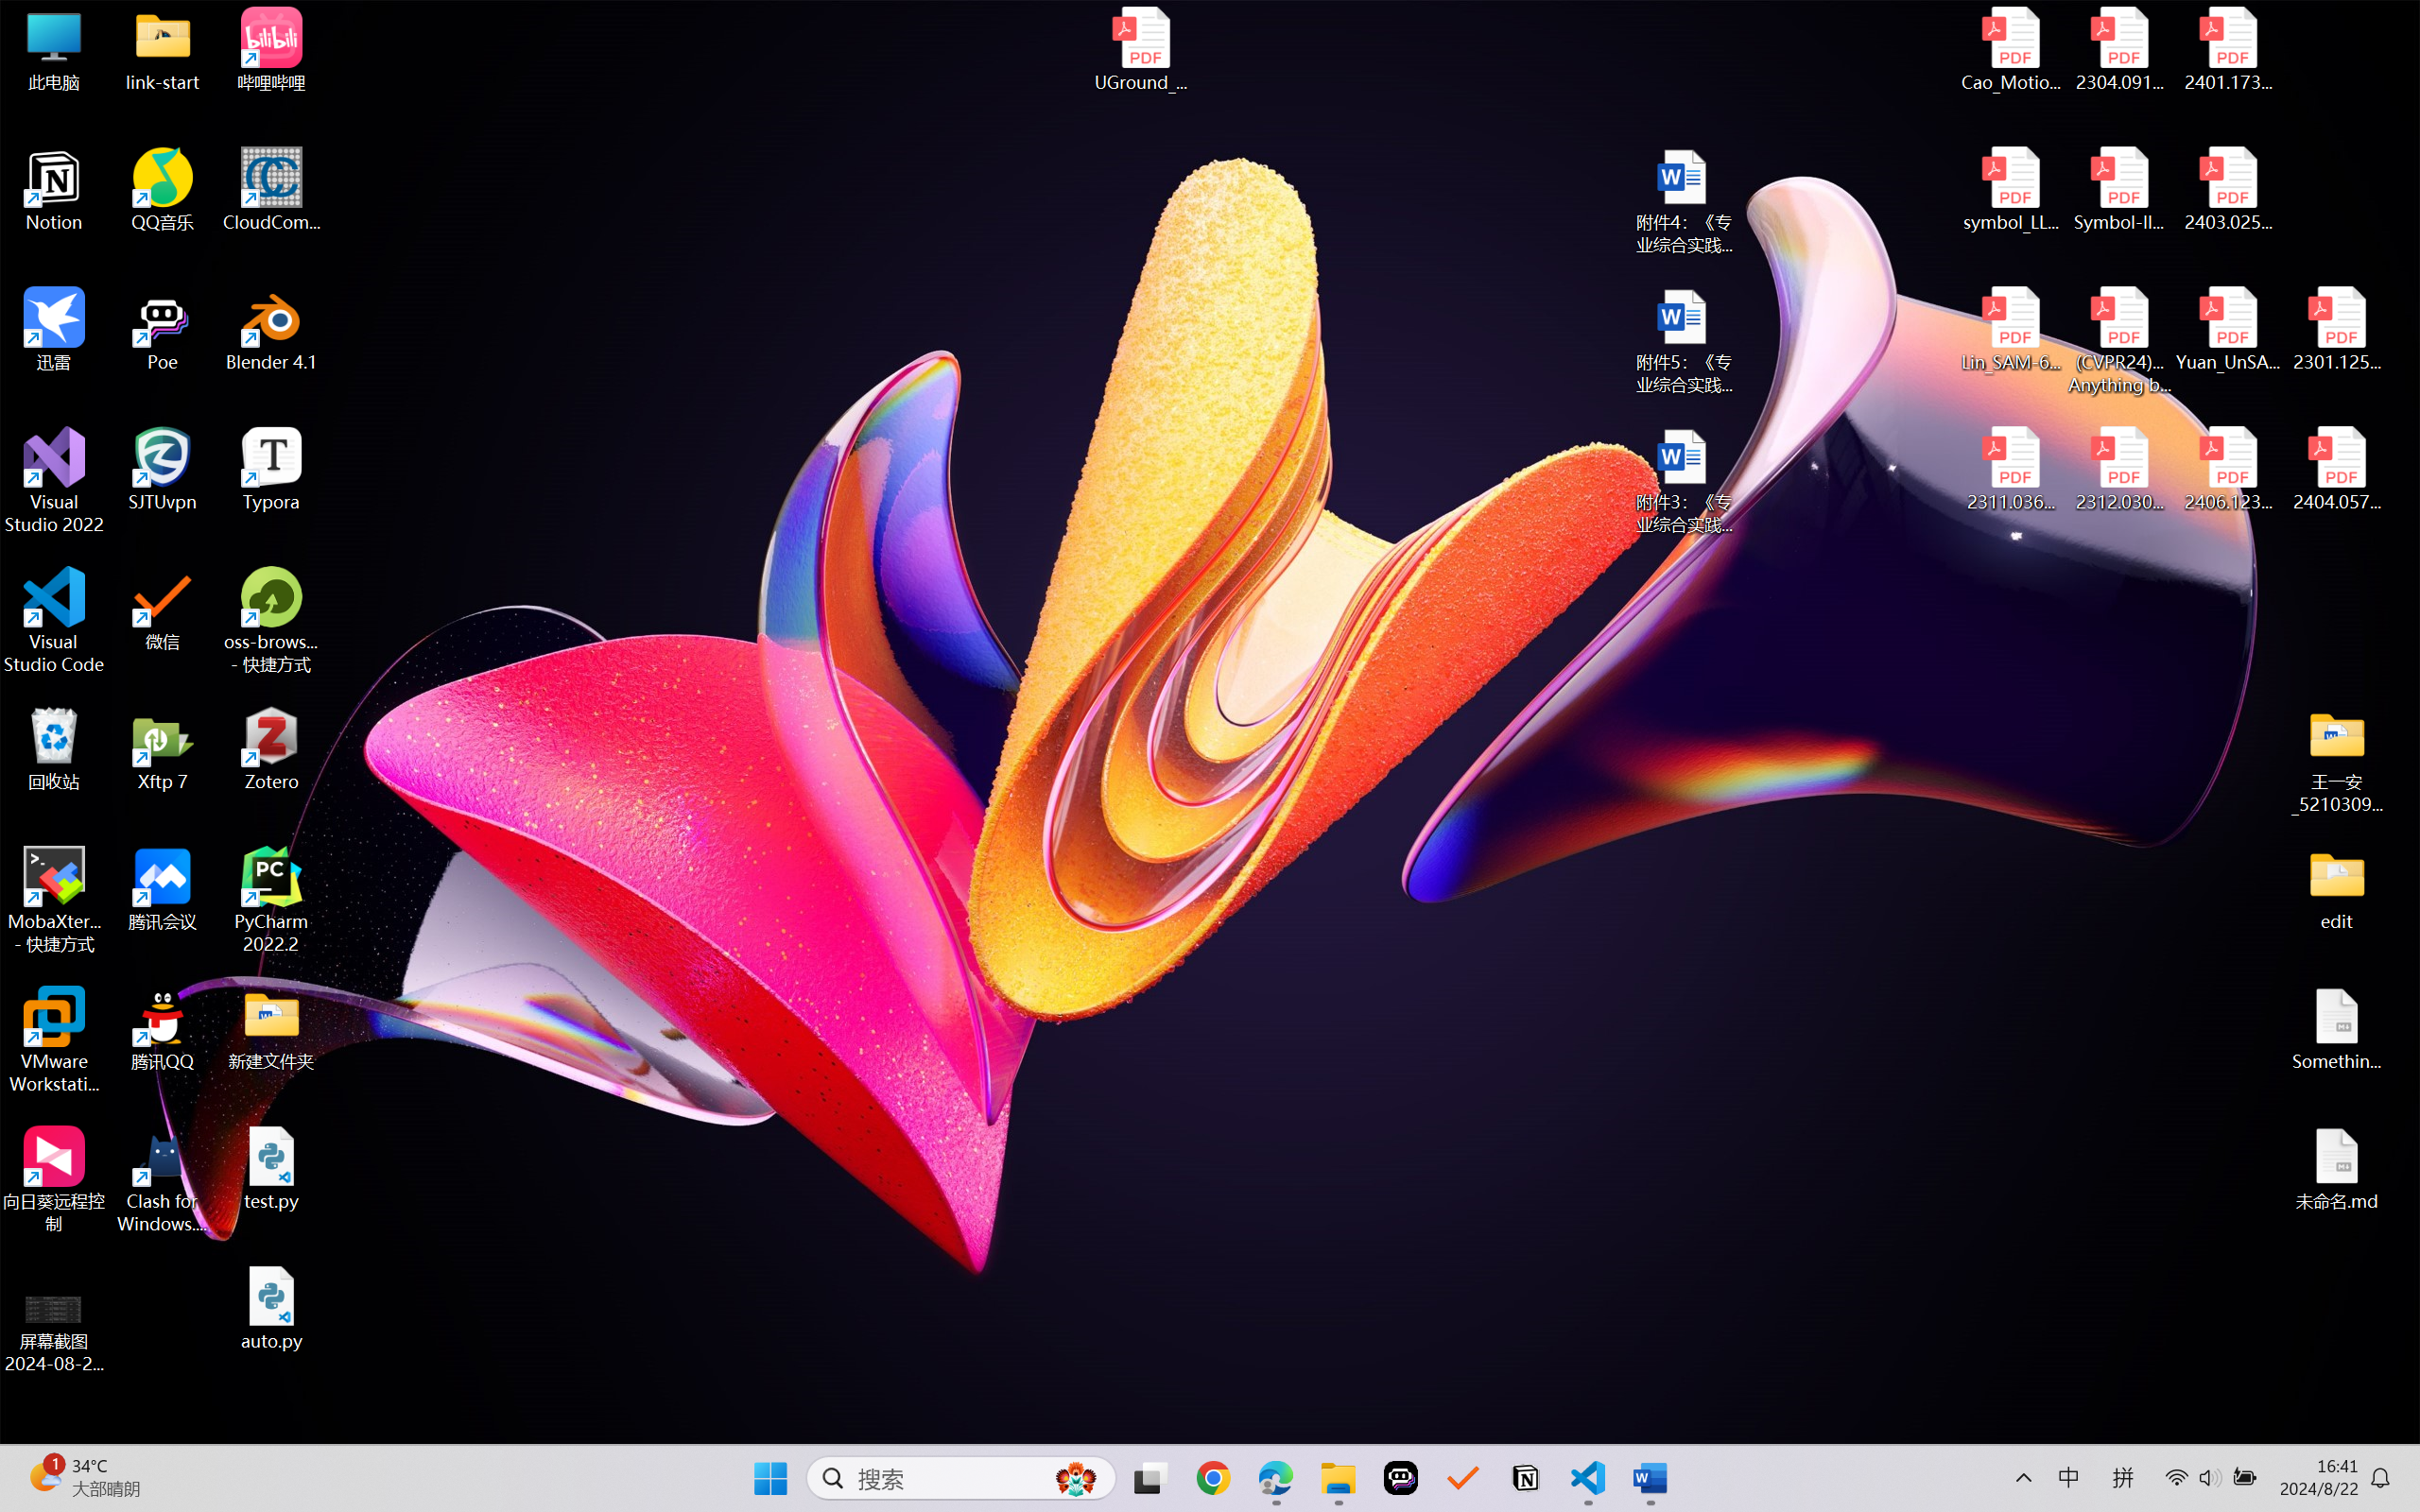  What do you see at coordinates (2335, 1029) in the screenshot?
I see `'Something.md'` at bounding box center [2335, 1029].